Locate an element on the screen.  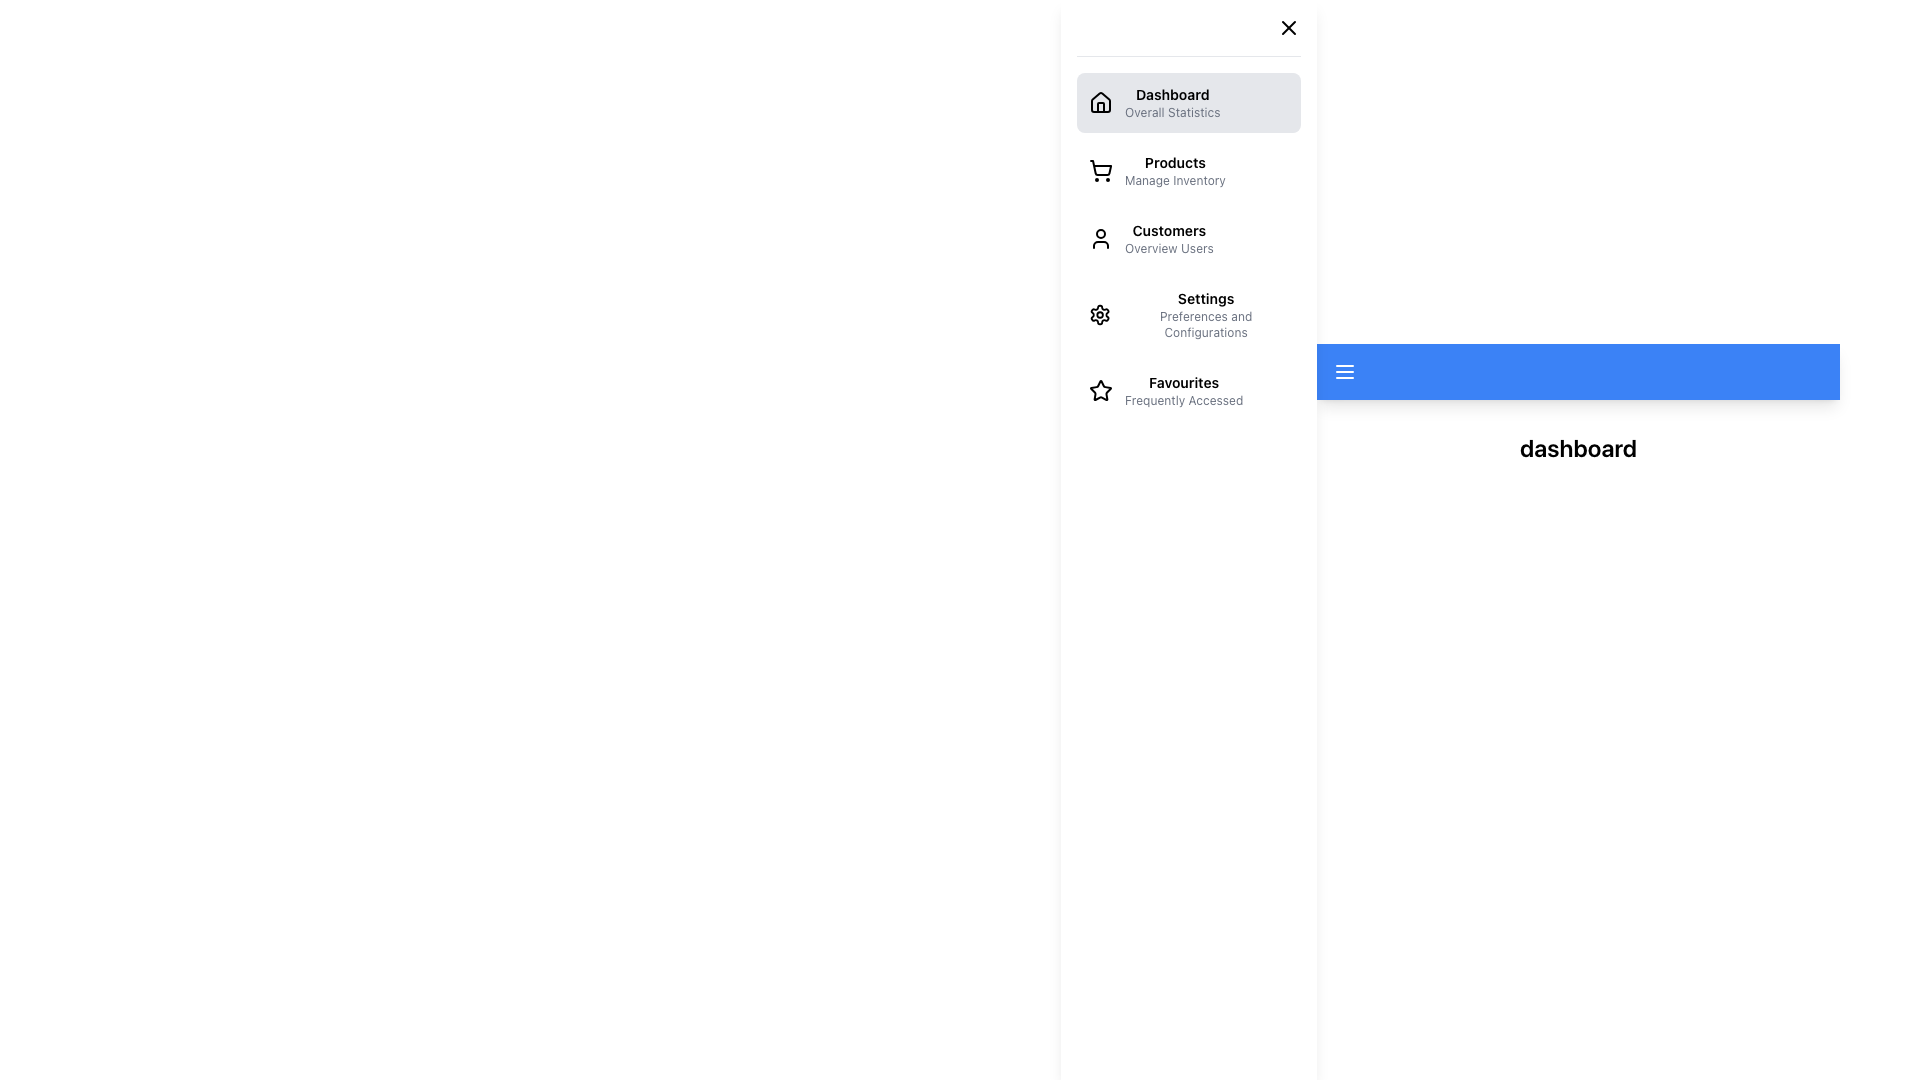
the 'Customers' text label in the left sidebar, which is the third item in the vertical list of options is located at coordinates (1169, 238).